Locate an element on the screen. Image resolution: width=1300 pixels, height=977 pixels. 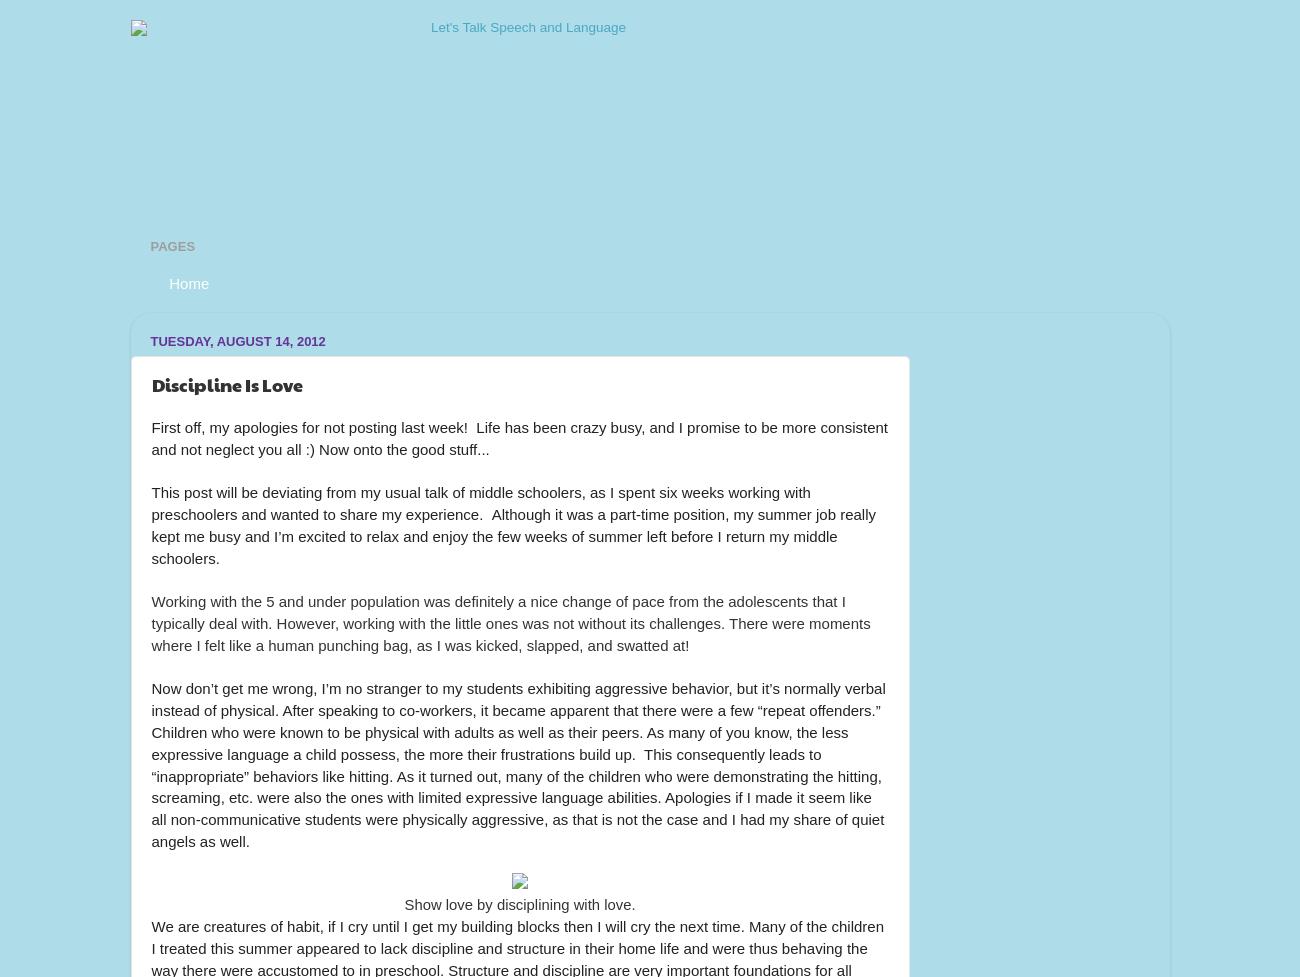
'Show love by disciplining with love.' is located at coordinates (519, 903).